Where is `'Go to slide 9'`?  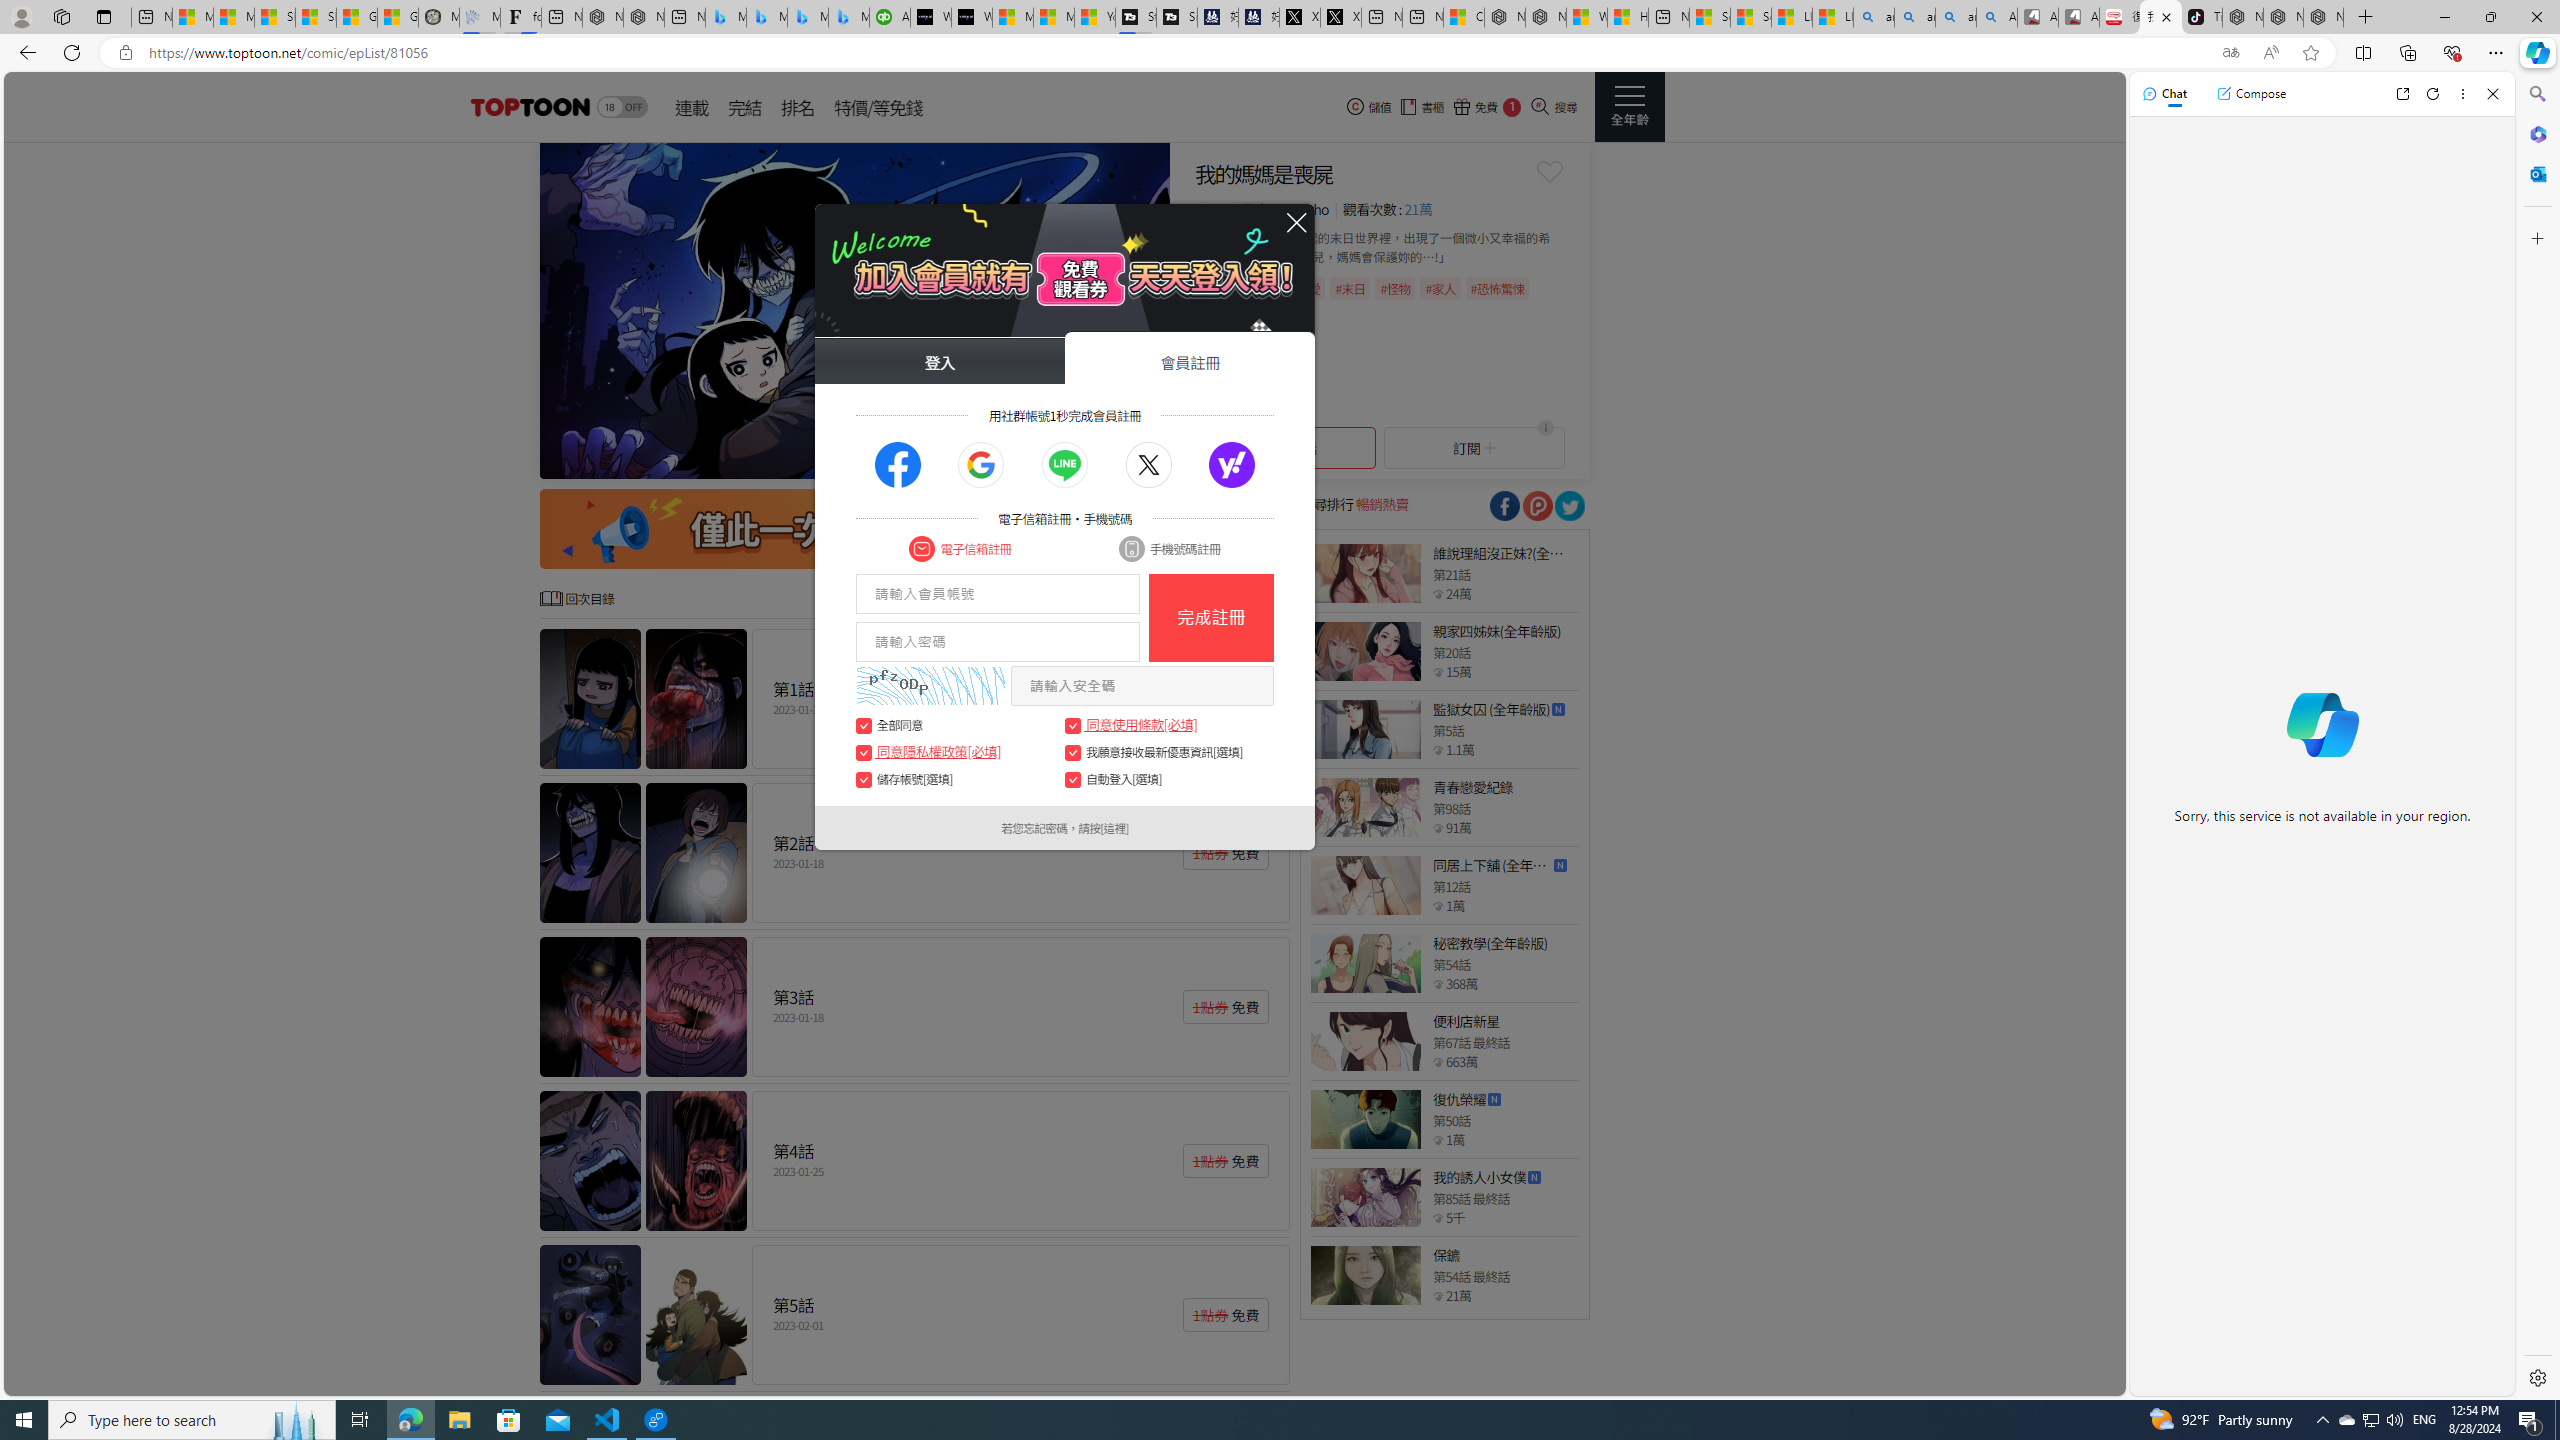
'Go to slide 9' is located at coordinates (1129, 459).